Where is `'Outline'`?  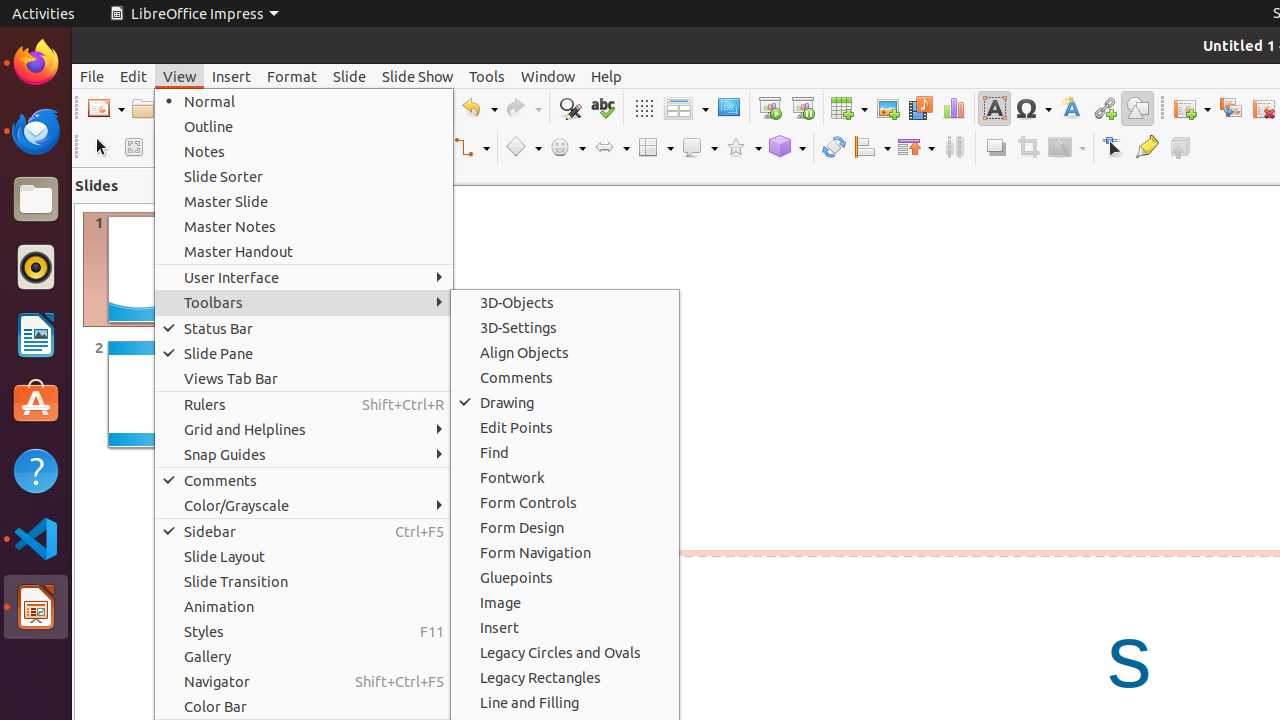
'Outline' is located at coordinates (303, 126).